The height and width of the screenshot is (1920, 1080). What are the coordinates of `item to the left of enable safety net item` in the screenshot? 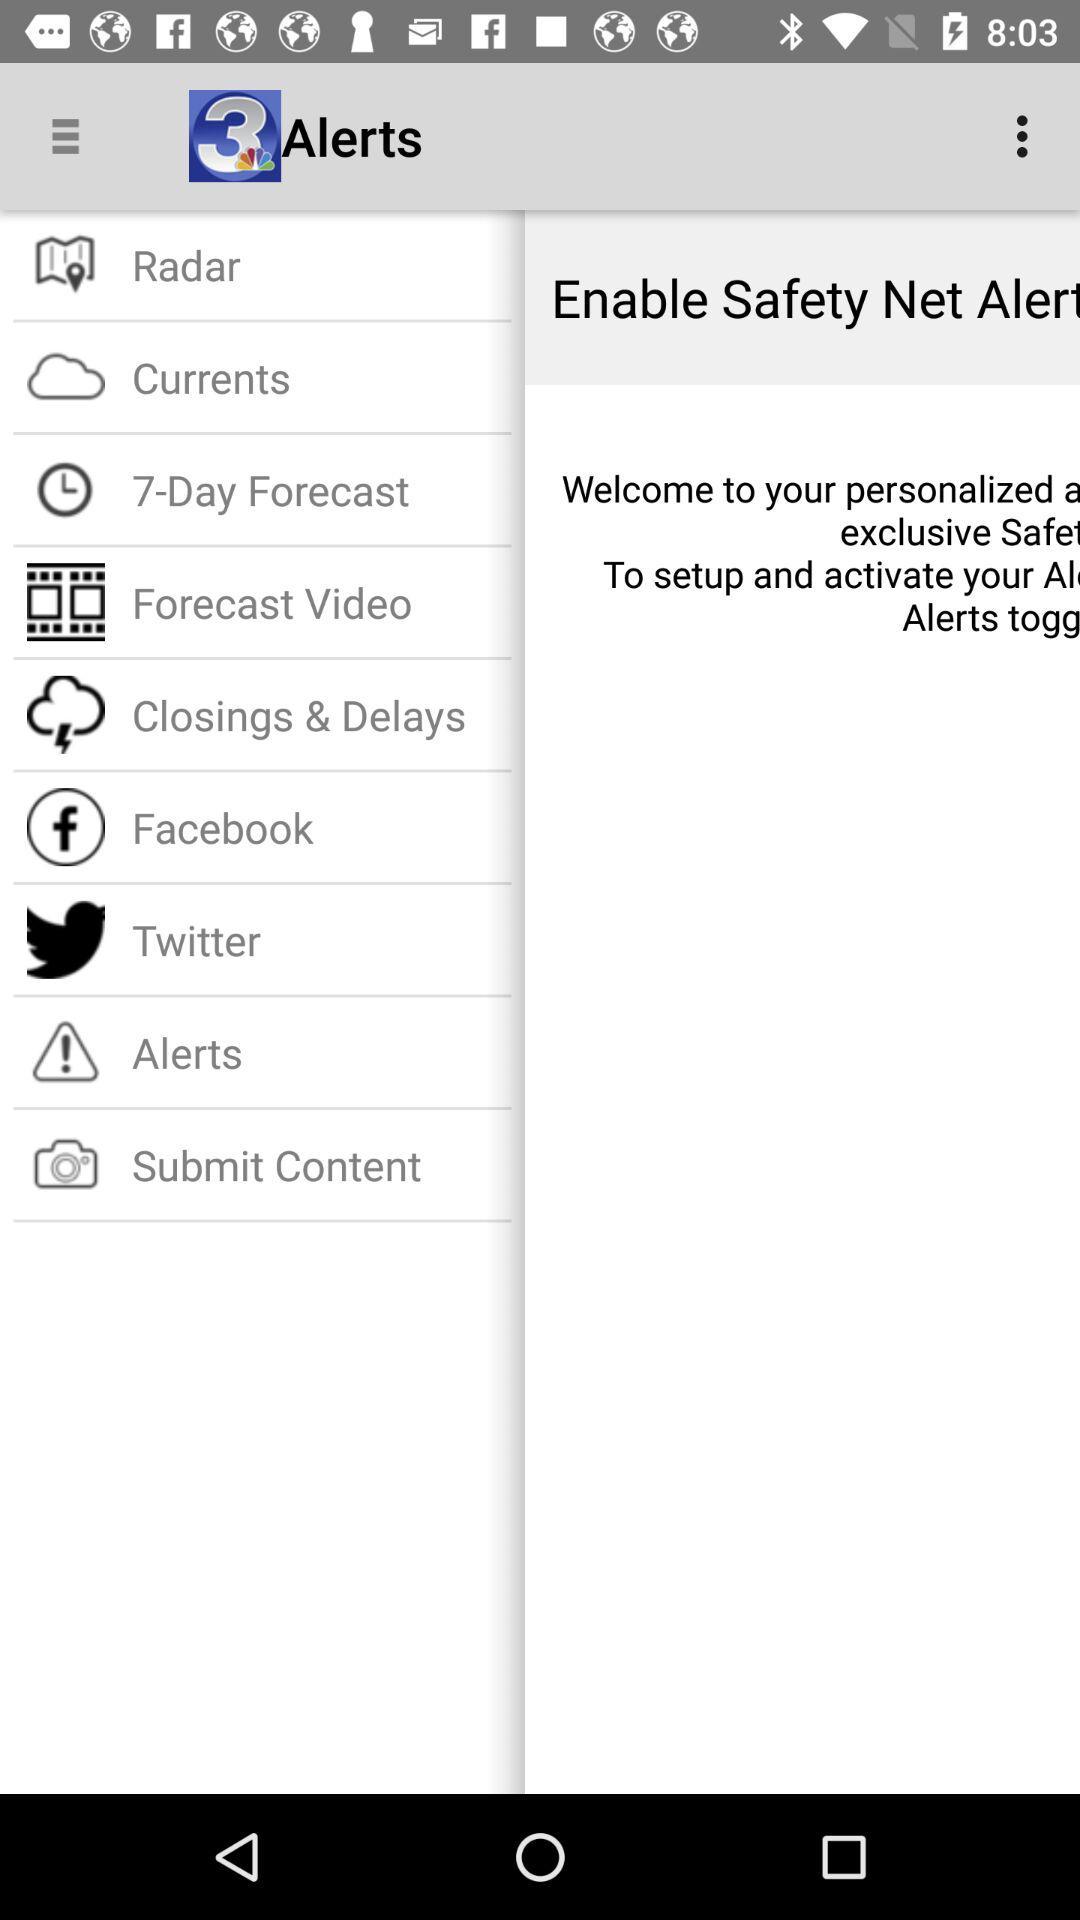 It's located at (315, 263).